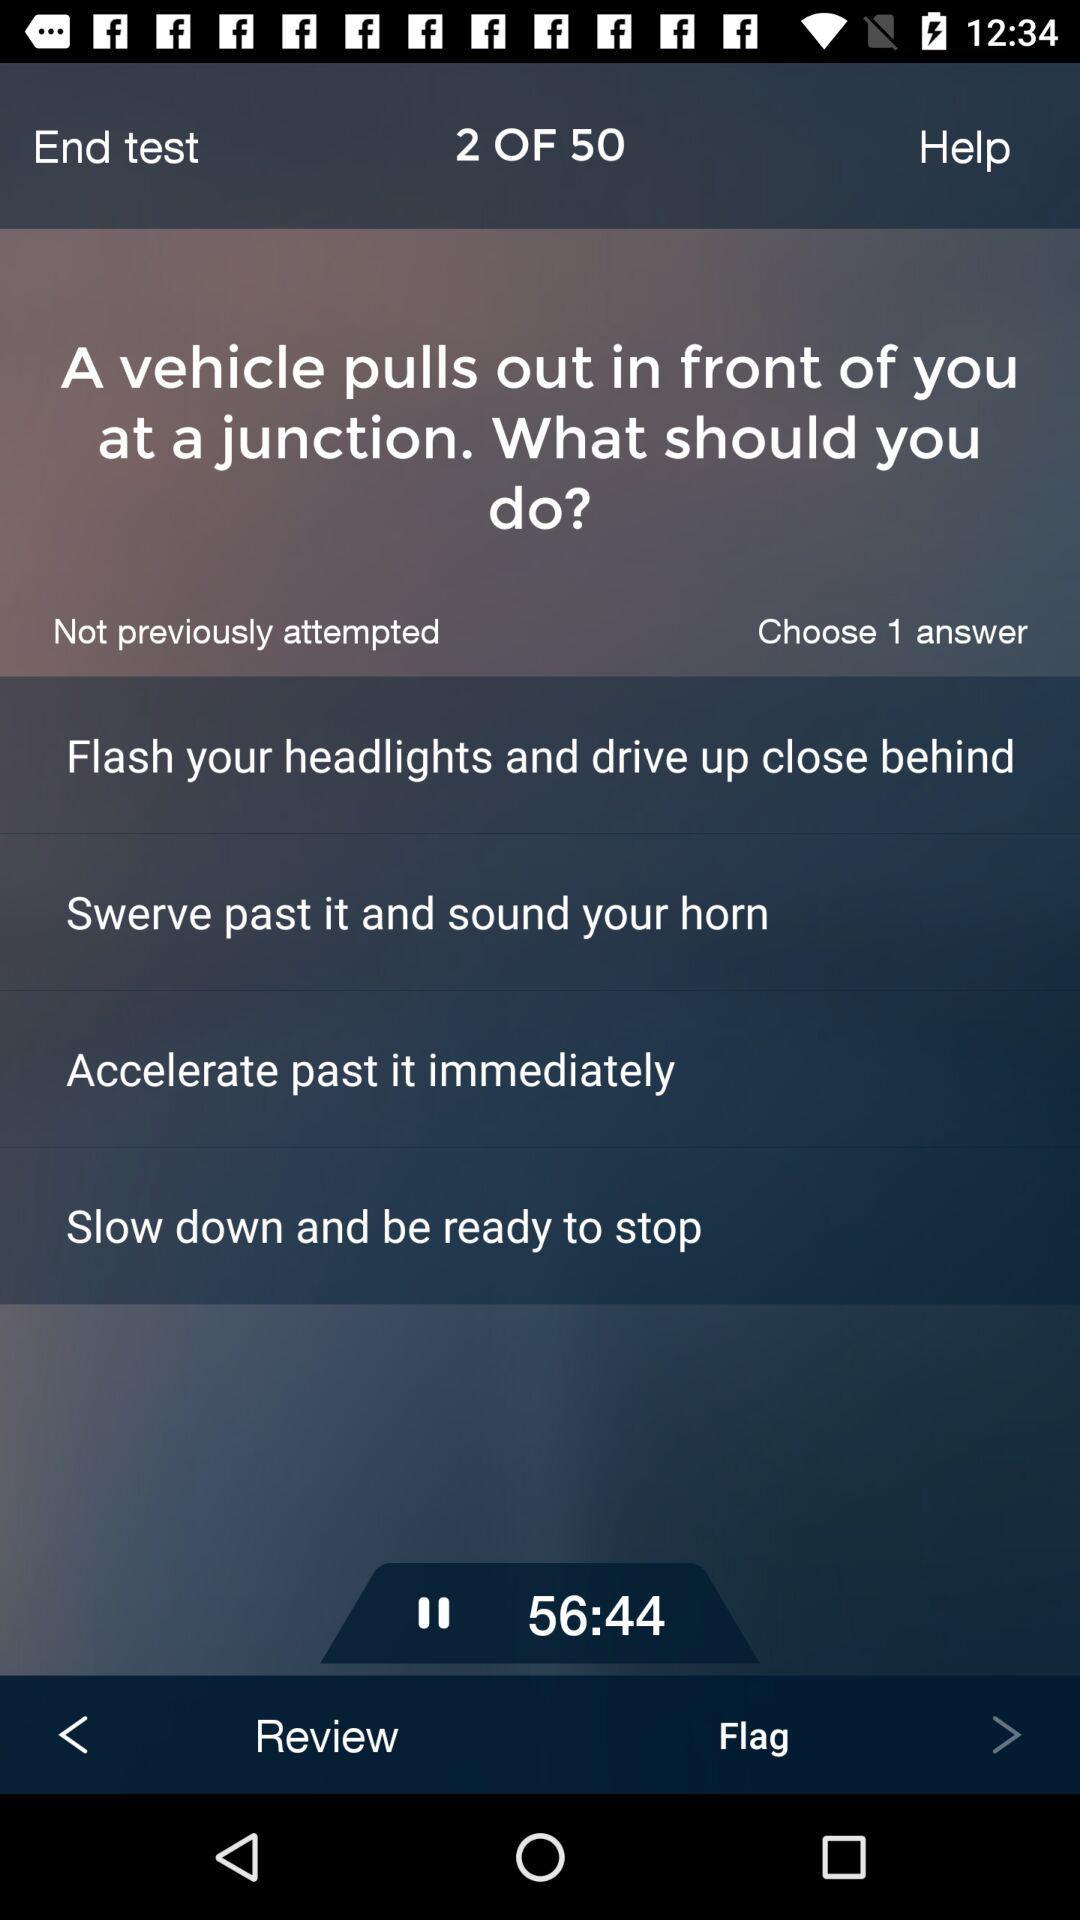 The width and height of the screenshot is (1080, 1920). What do you see at coordinates (245, 629) in the screenshot?
I see `the icon below the a vehicle pulls icon` at bounding box center [245, 629].